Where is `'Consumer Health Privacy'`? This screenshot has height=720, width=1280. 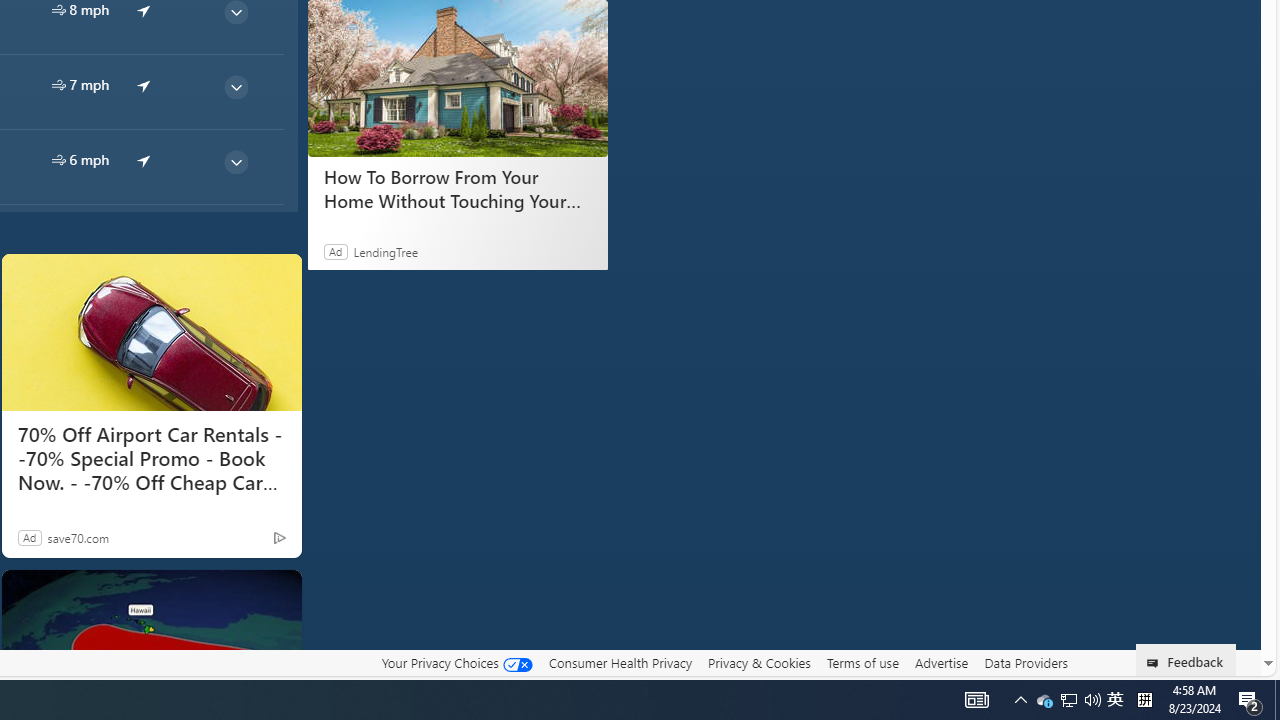
'Consumer Health Privacy' is located at coordinates (619, 663).